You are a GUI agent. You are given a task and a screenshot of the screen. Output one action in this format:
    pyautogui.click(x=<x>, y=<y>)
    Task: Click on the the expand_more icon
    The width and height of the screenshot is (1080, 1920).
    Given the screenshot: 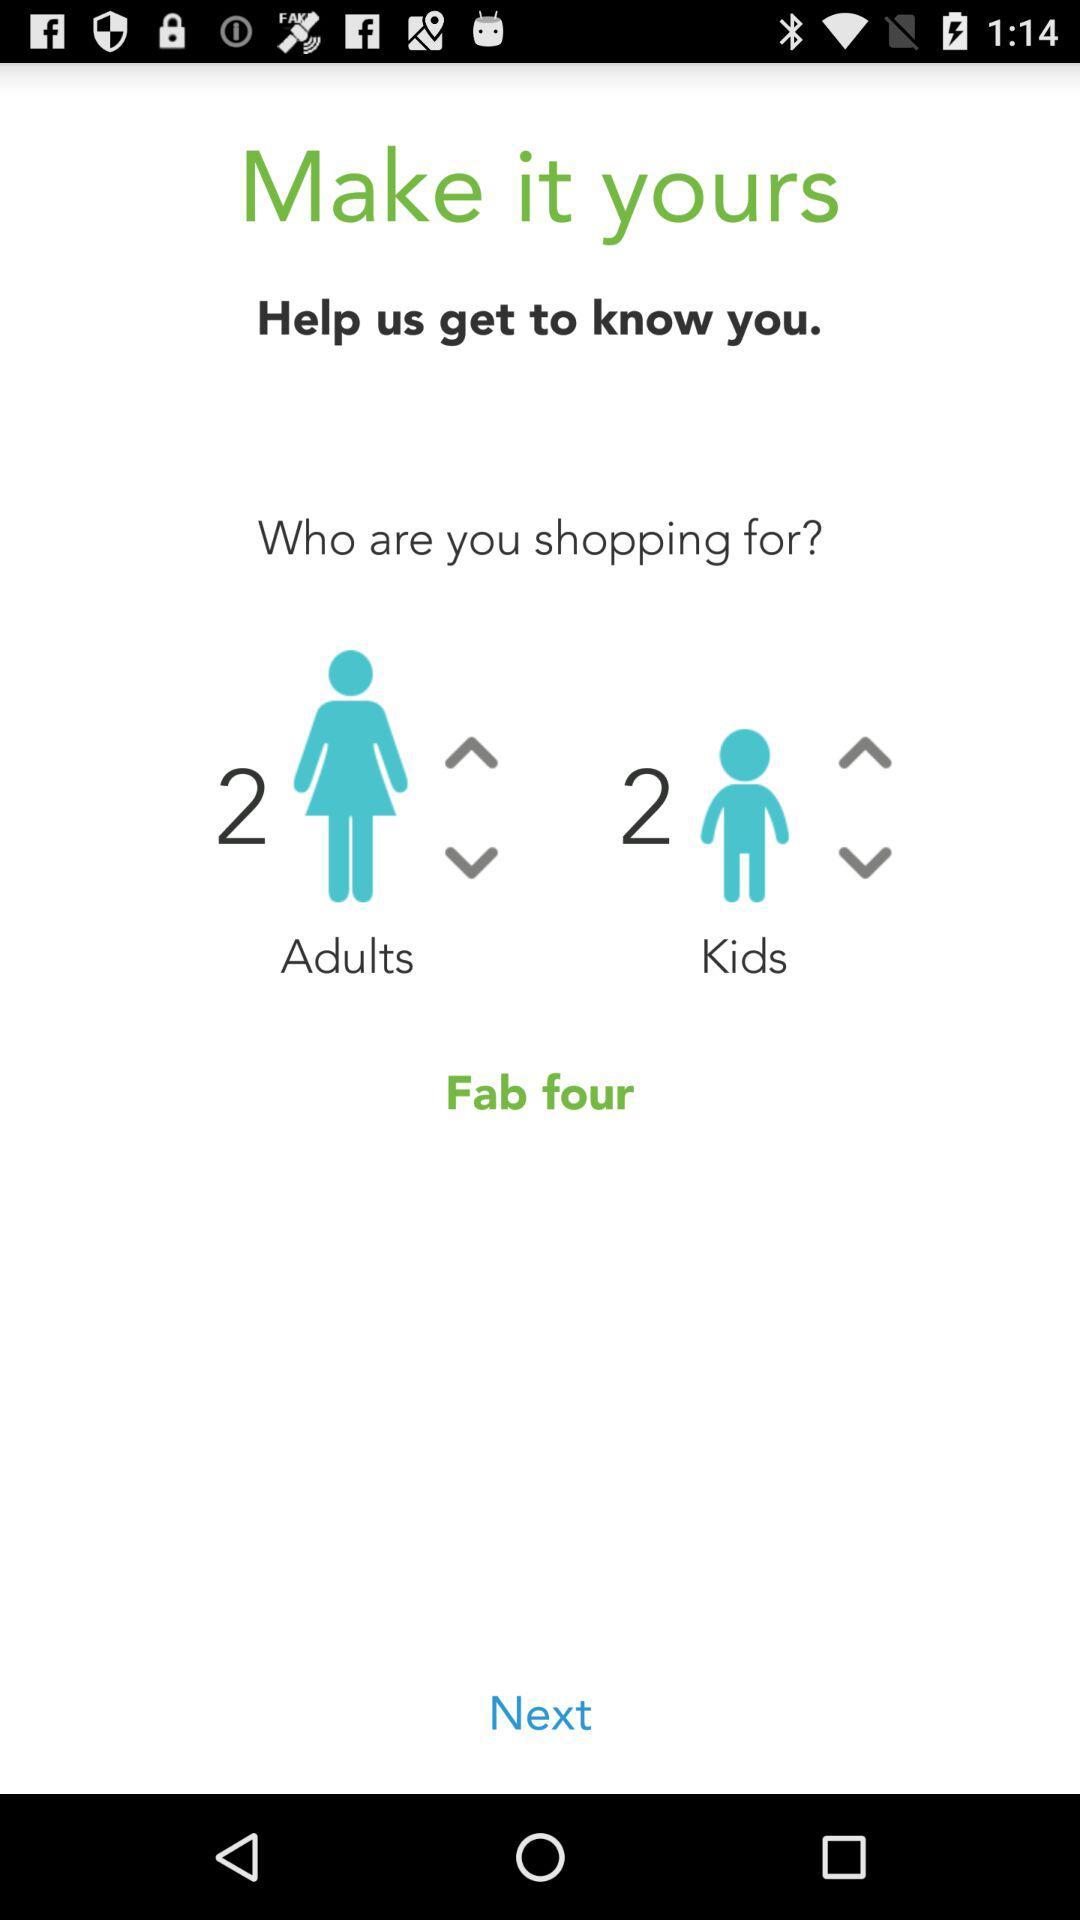 What is the action you would take?
    pyautogui.click(x=864, y=922)
    